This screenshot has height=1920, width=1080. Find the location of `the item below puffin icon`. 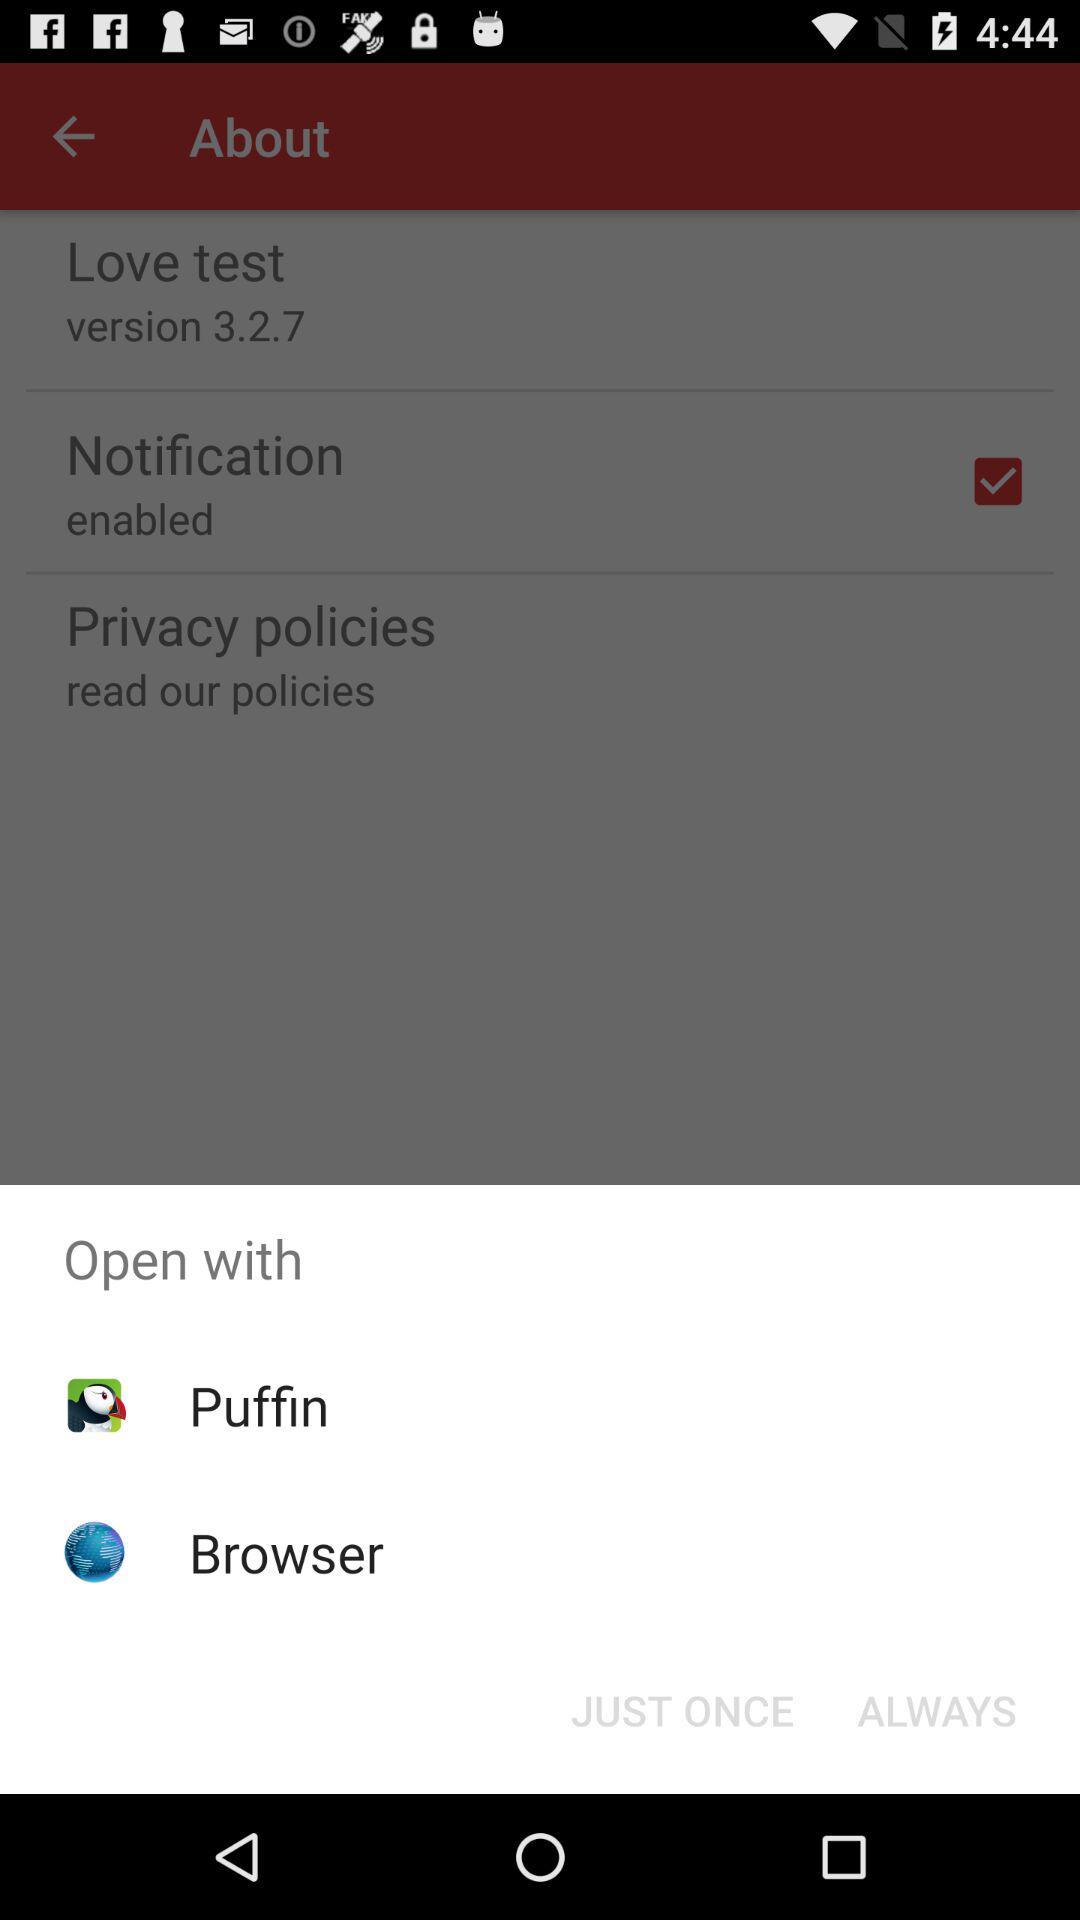

the item below puffin icon is located at coordinates (286, 1551).